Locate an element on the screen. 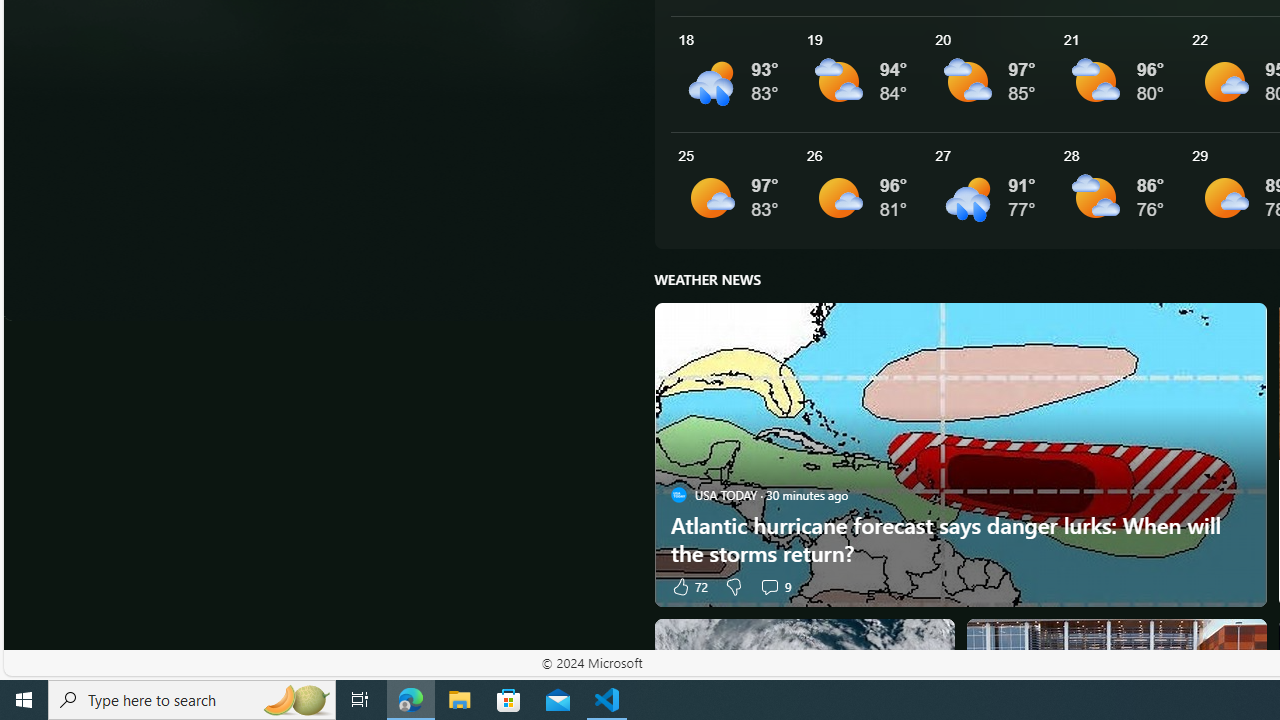  'View comments 9 Comment' is located at coordinates (774, 585).